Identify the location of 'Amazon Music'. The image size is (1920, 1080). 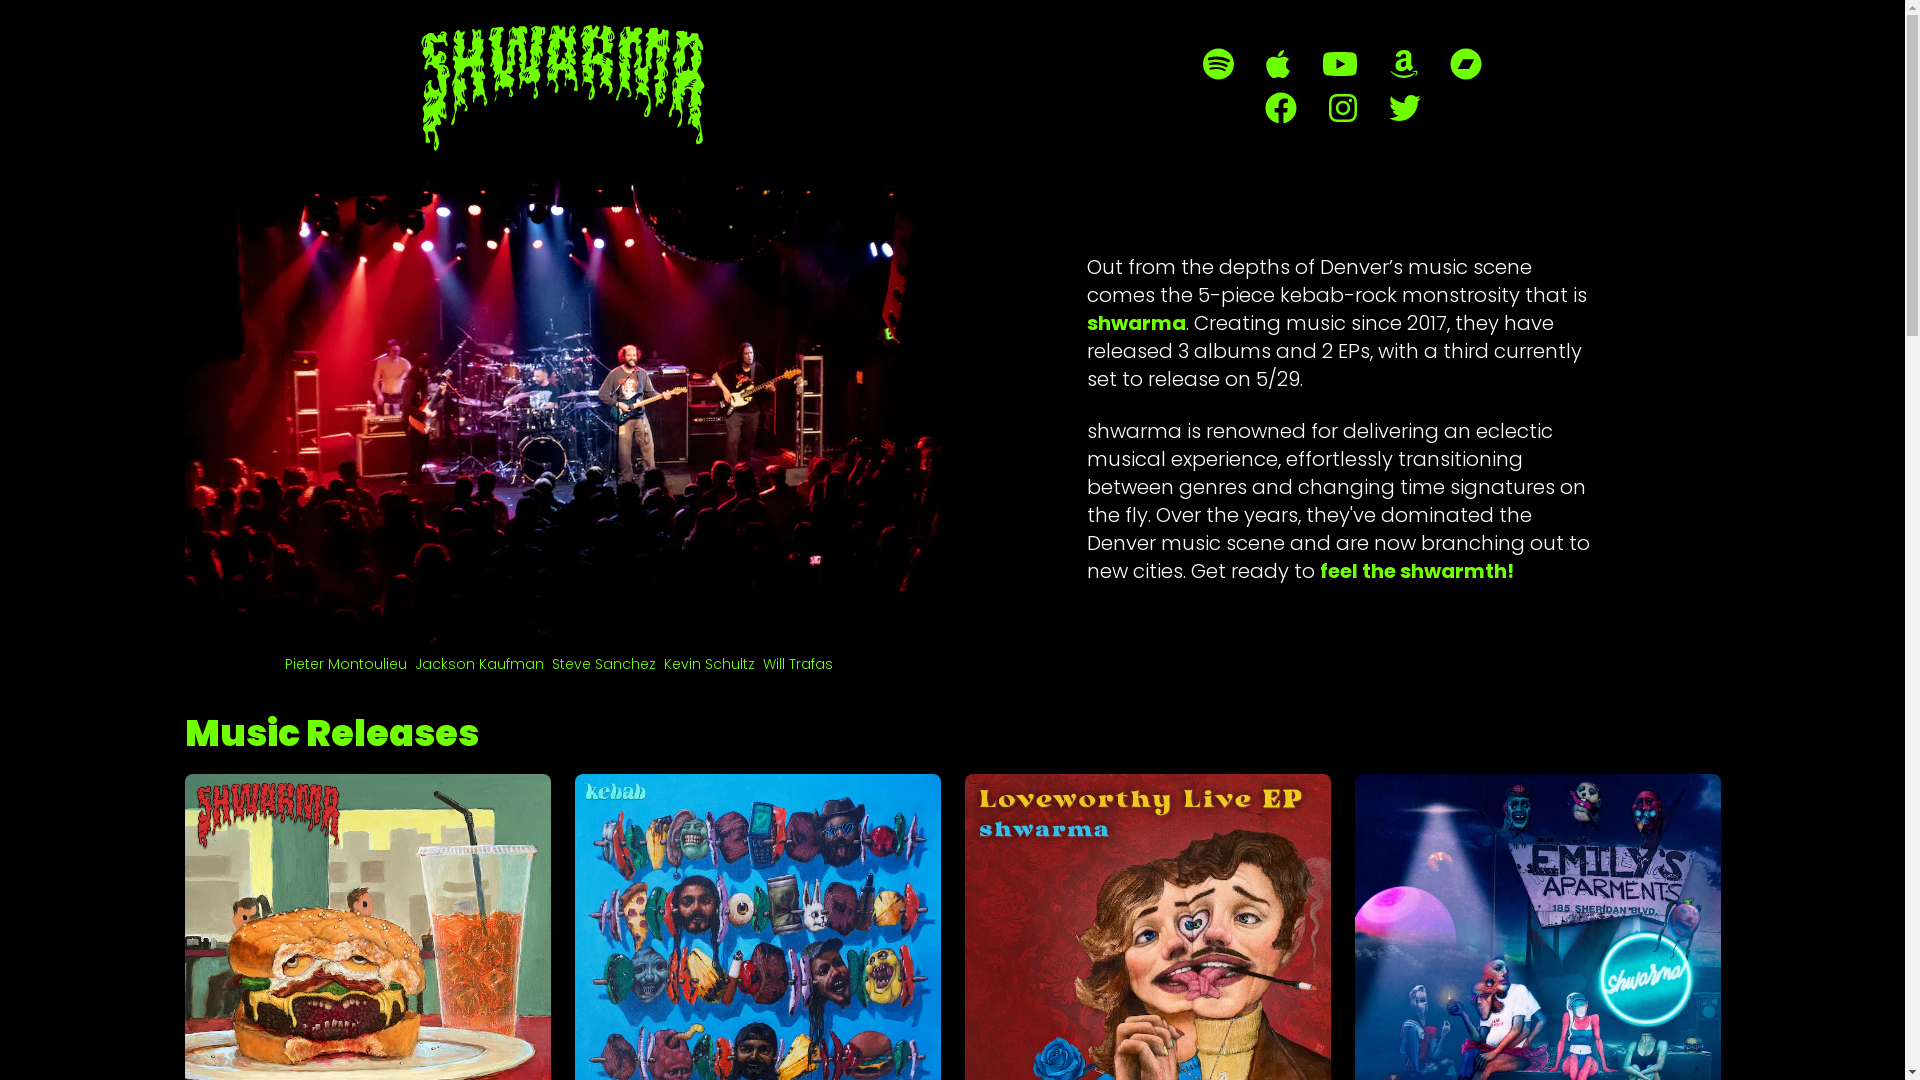
(1402, 63).